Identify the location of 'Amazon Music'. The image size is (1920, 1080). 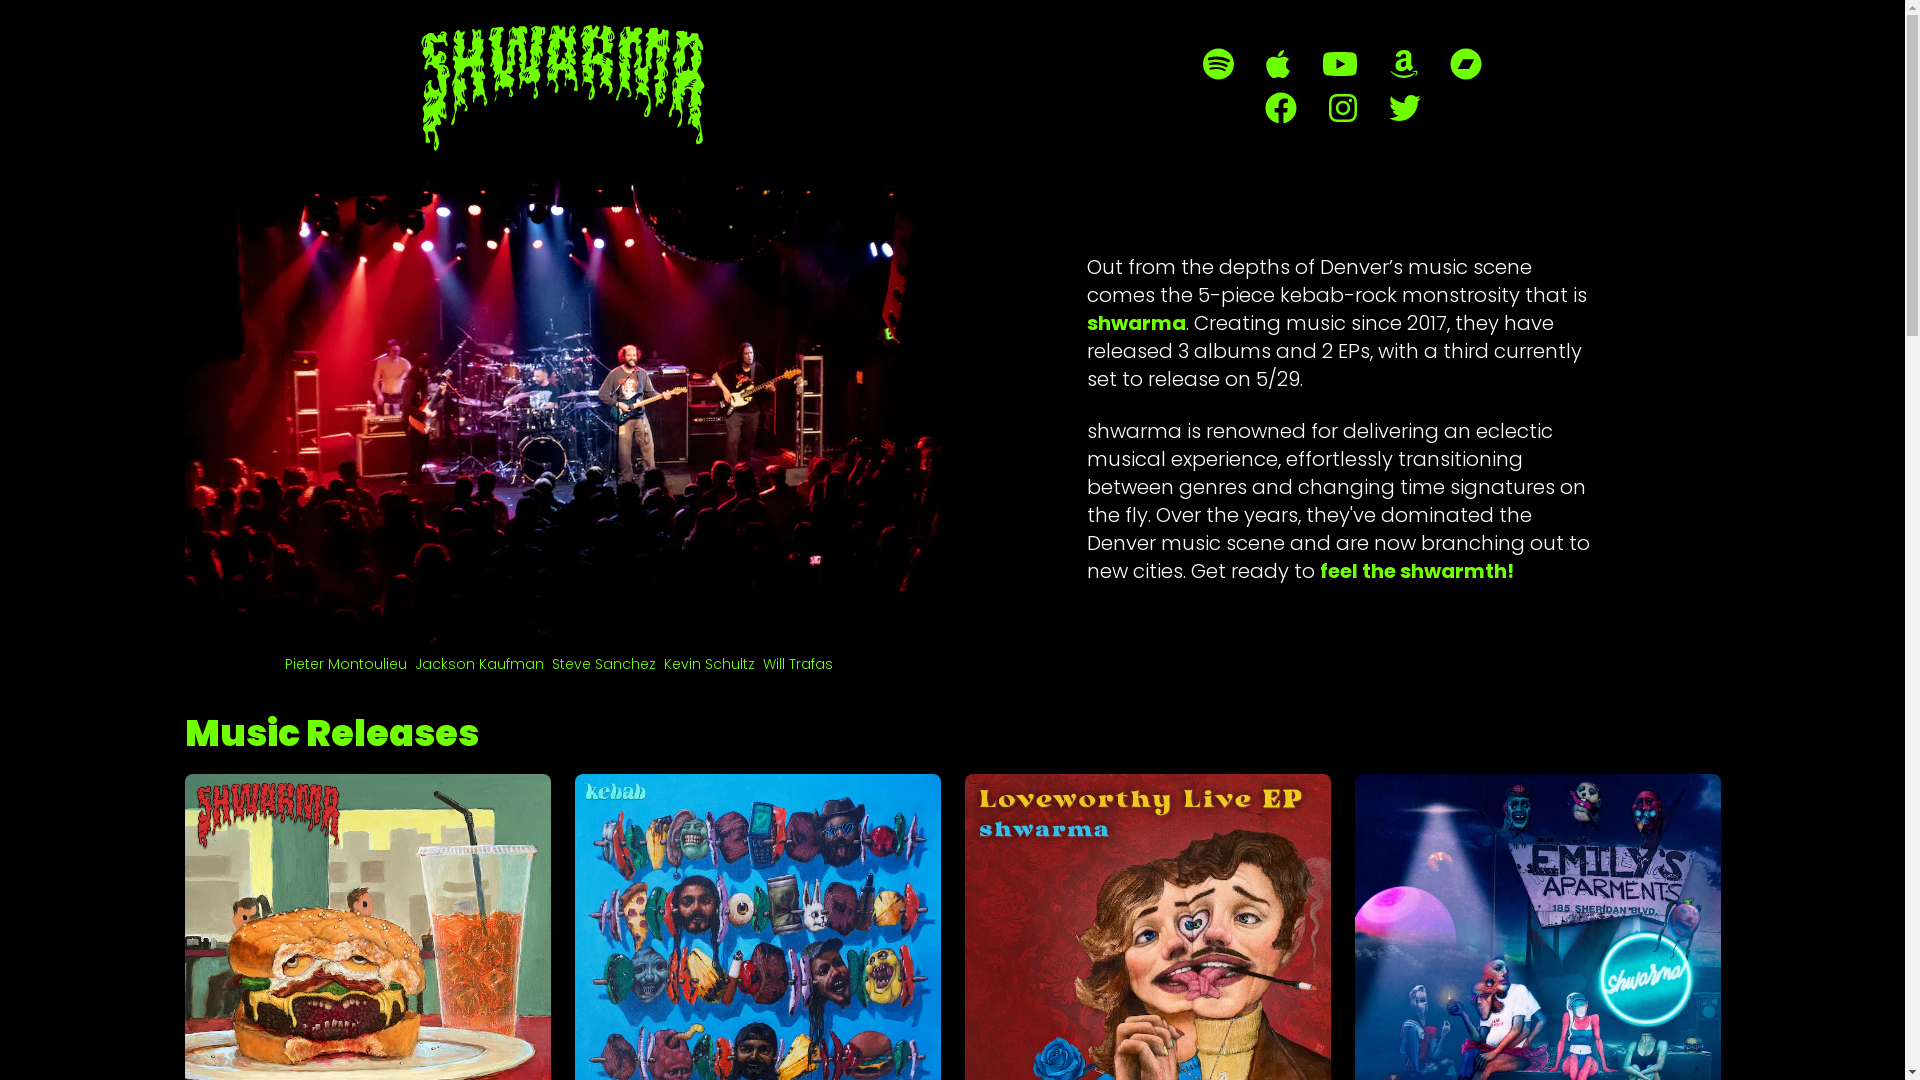
(1402, 63).